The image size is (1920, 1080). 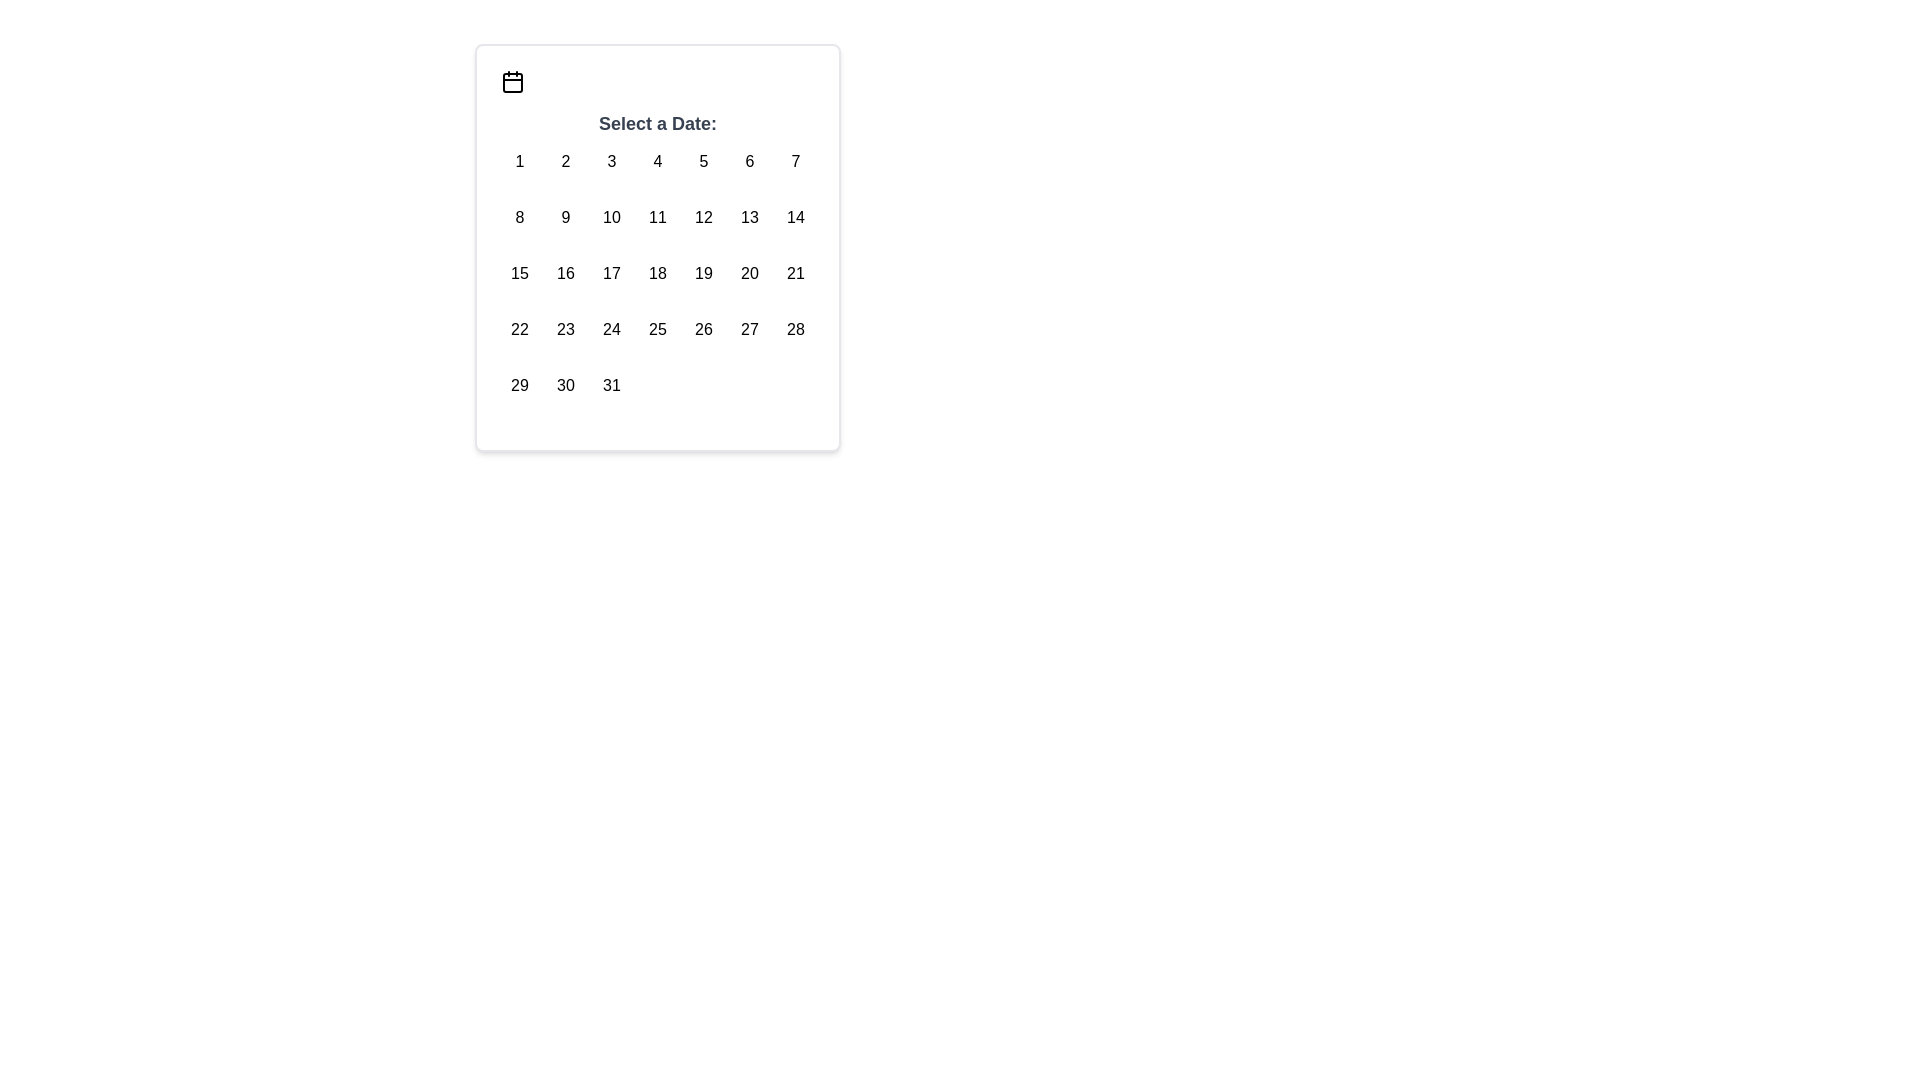 I want to click on the button displaying '24' in a rounded rectangle, so click(x=611, y=329).